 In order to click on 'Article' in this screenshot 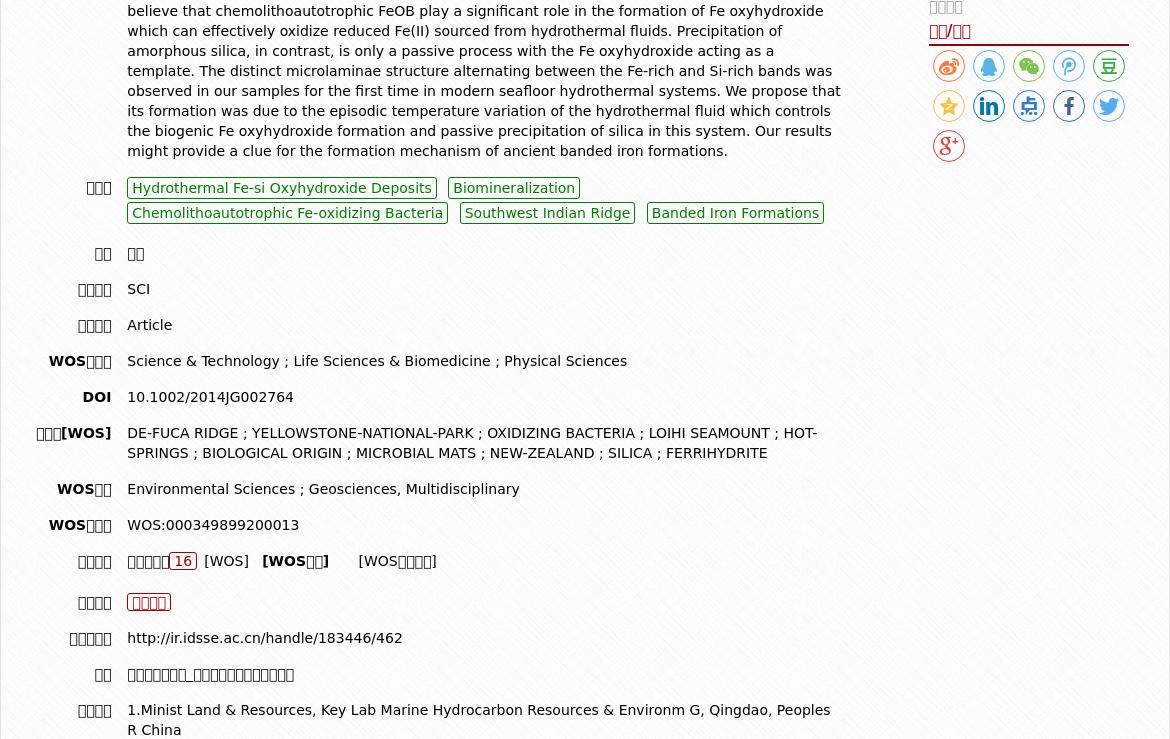, I will do `click(148, 325)`.